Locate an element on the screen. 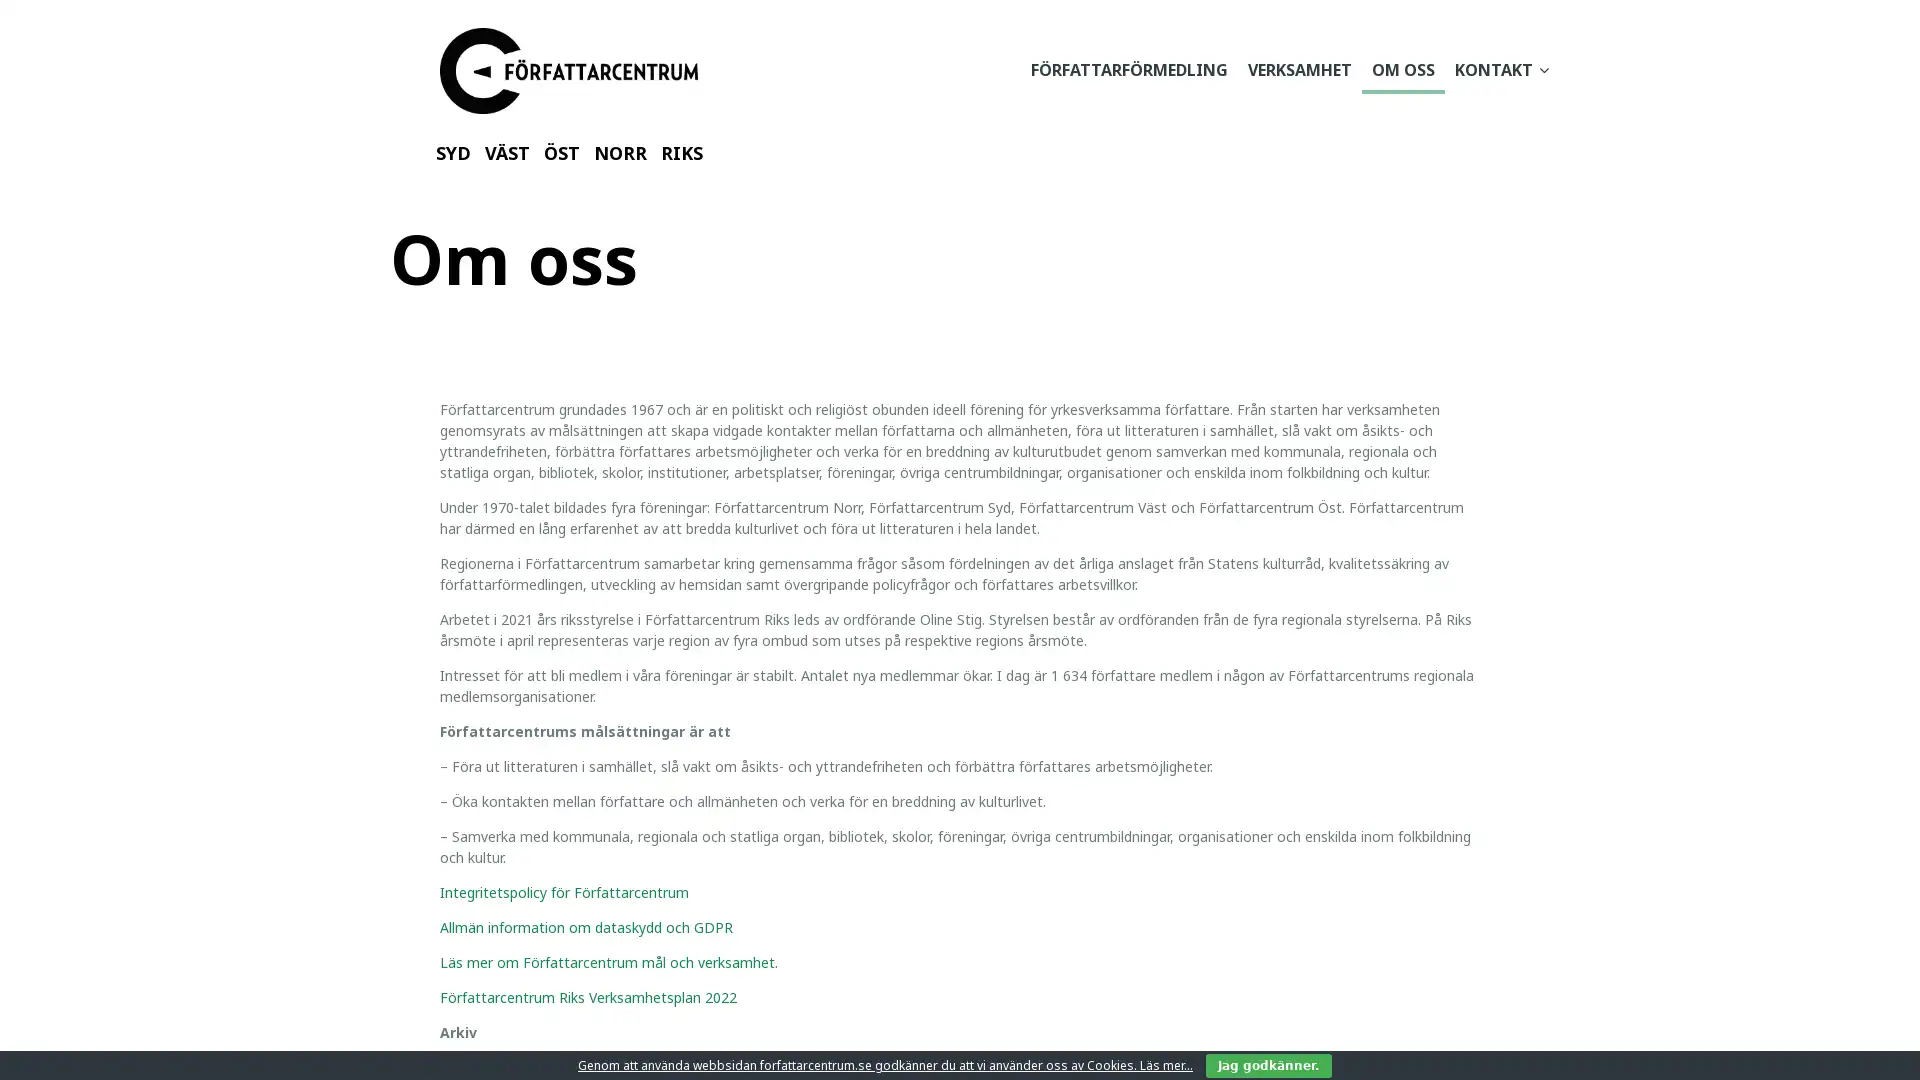 This screenshot has width=1920, height=1080. Jag godkanner. is located at coordinates (1267, 1064).